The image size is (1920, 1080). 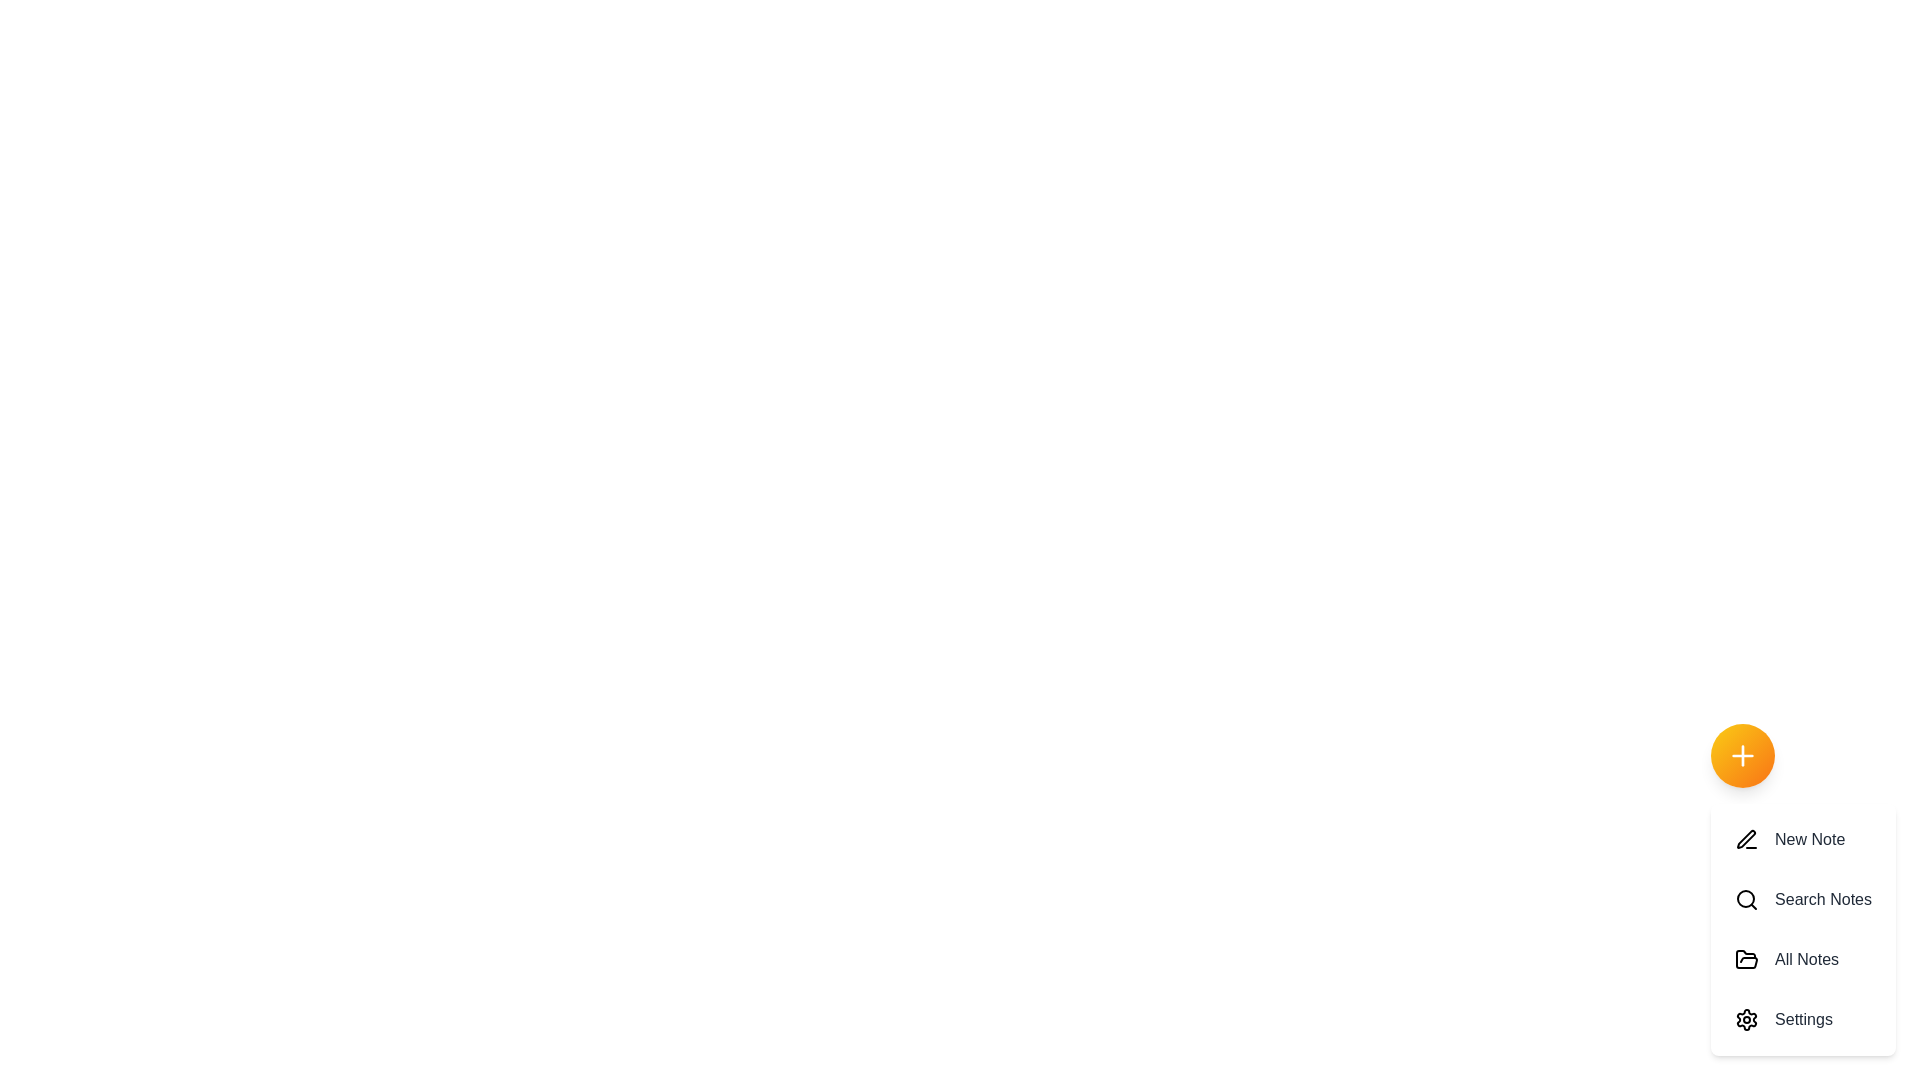 I want to click on the 'New Note' button to create a new note, so click(x=1803, y=840).